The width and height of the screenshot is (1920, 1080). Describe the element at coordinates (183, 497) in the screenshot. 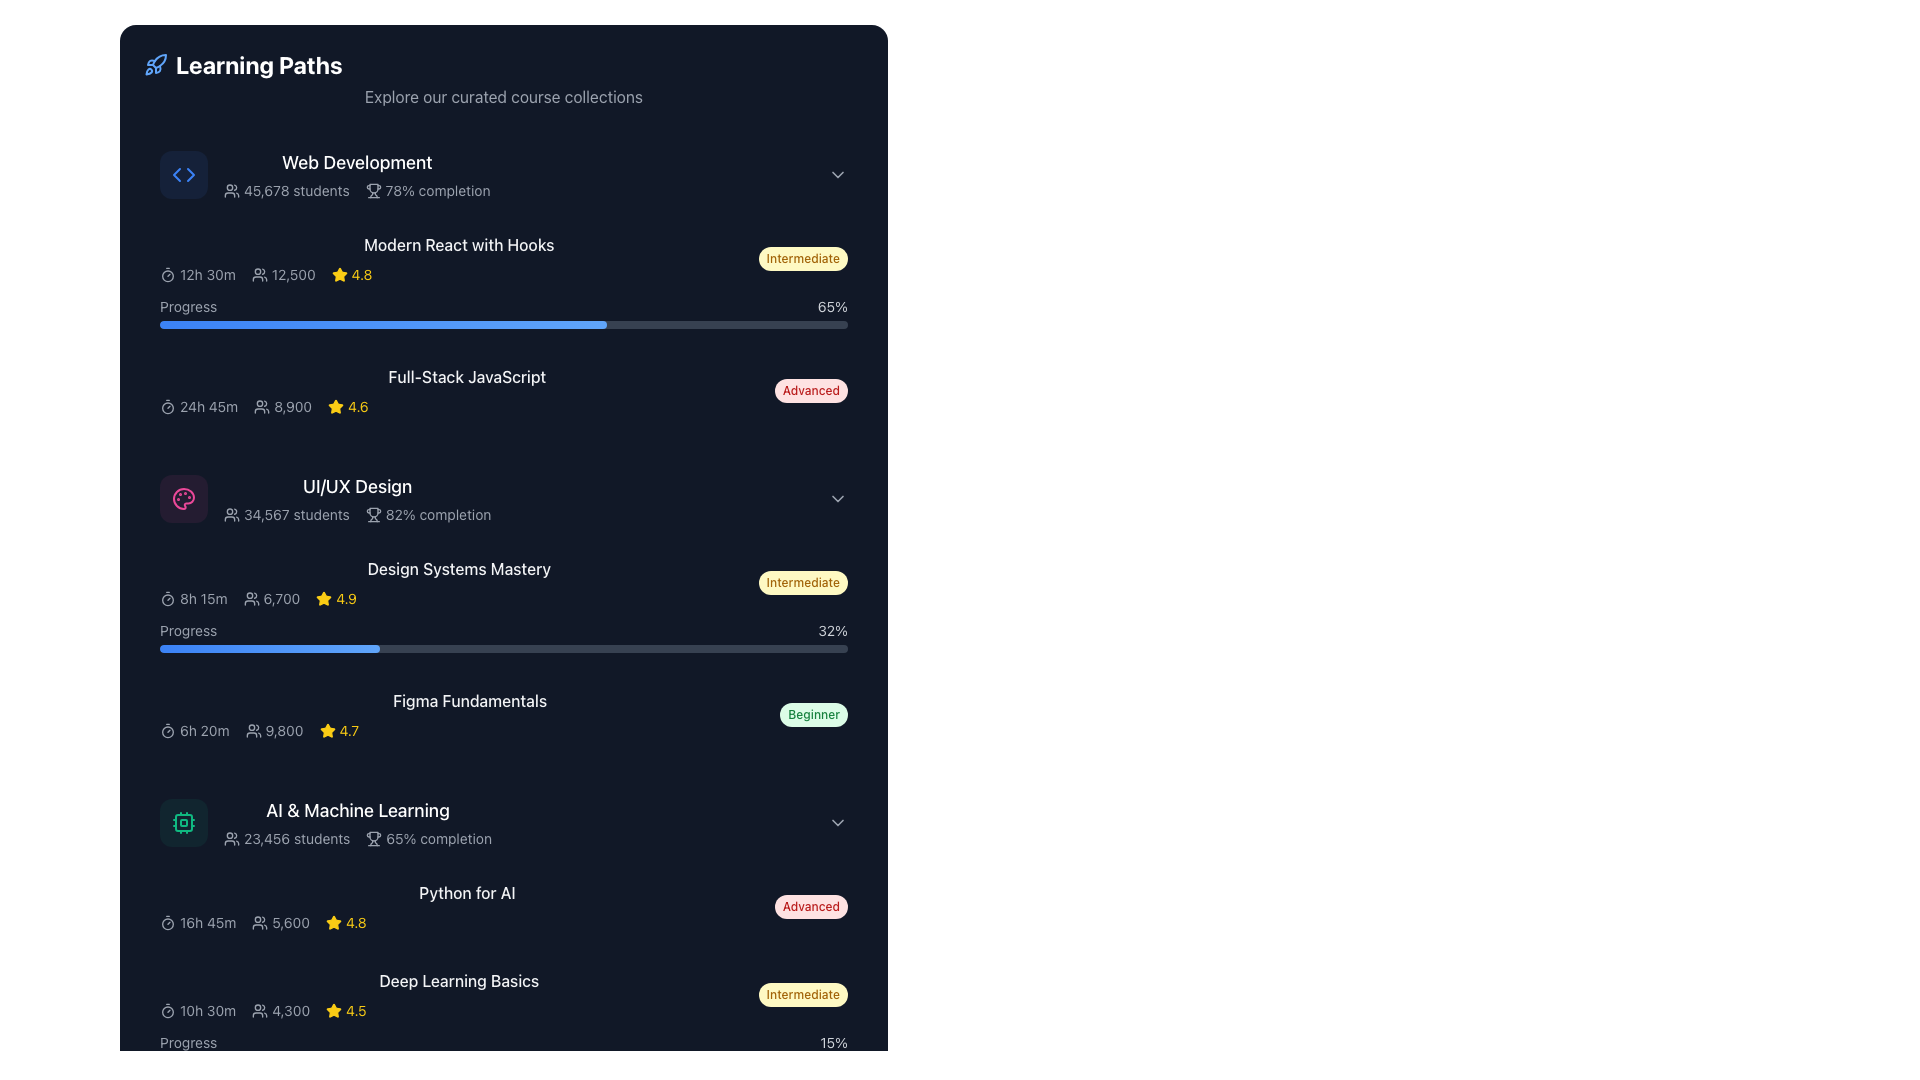

I see `the UI/UX Design icon located on the left side of its section, adjacent to the title` at that location.